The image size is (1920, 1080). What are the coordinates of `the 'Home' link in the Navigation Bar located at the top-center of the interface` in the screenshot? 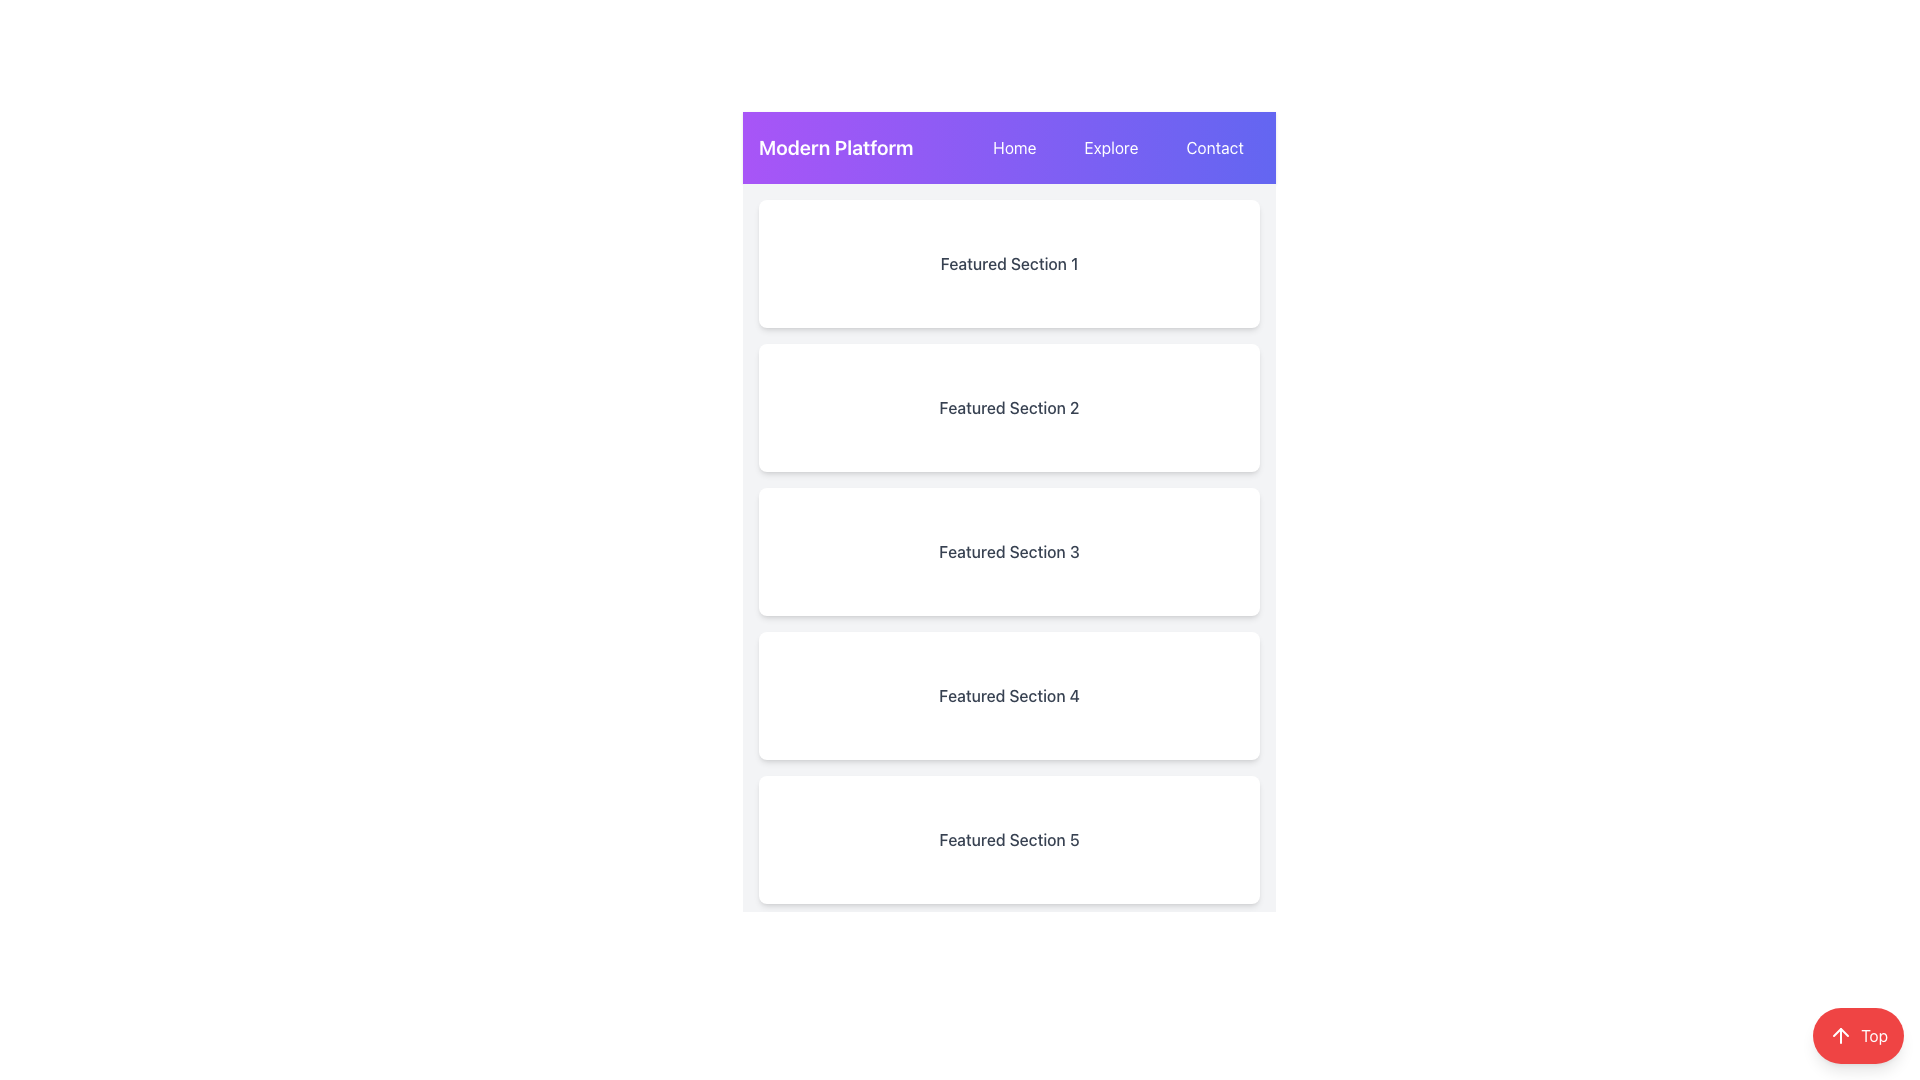 It's located at (1009, 146).